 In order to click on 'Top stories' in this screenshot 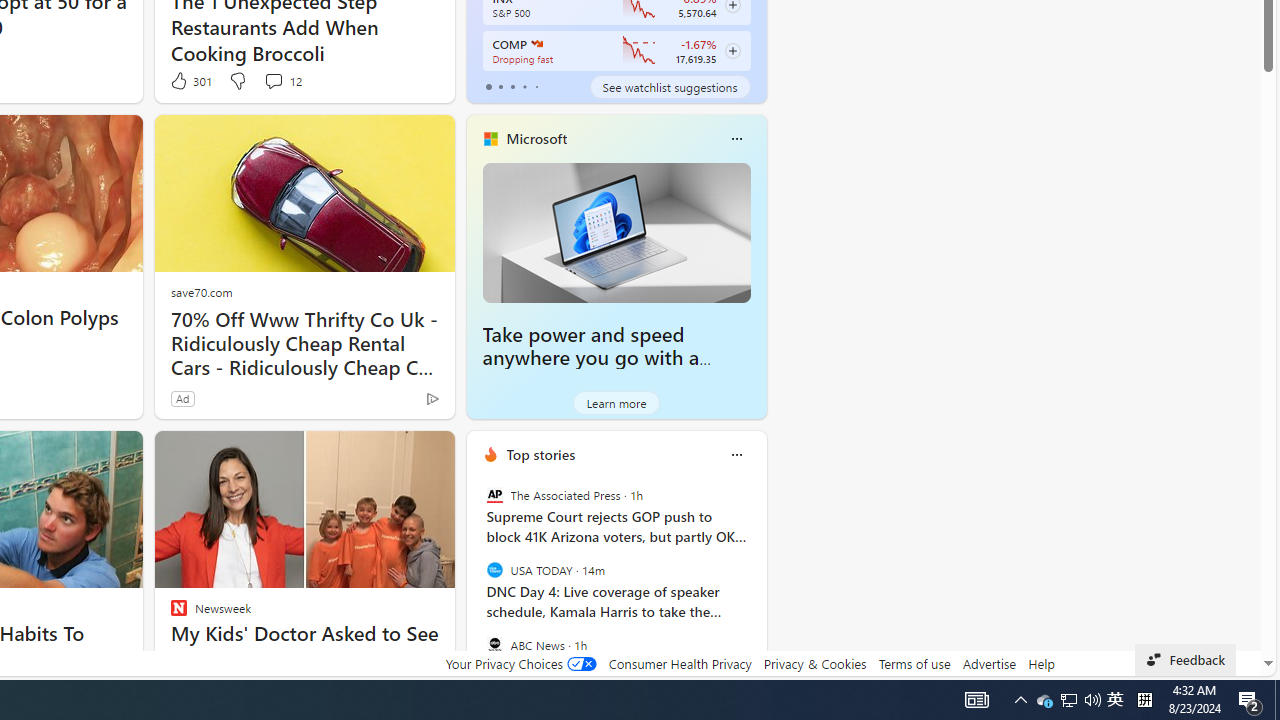, I will do `click(540, 454)`.